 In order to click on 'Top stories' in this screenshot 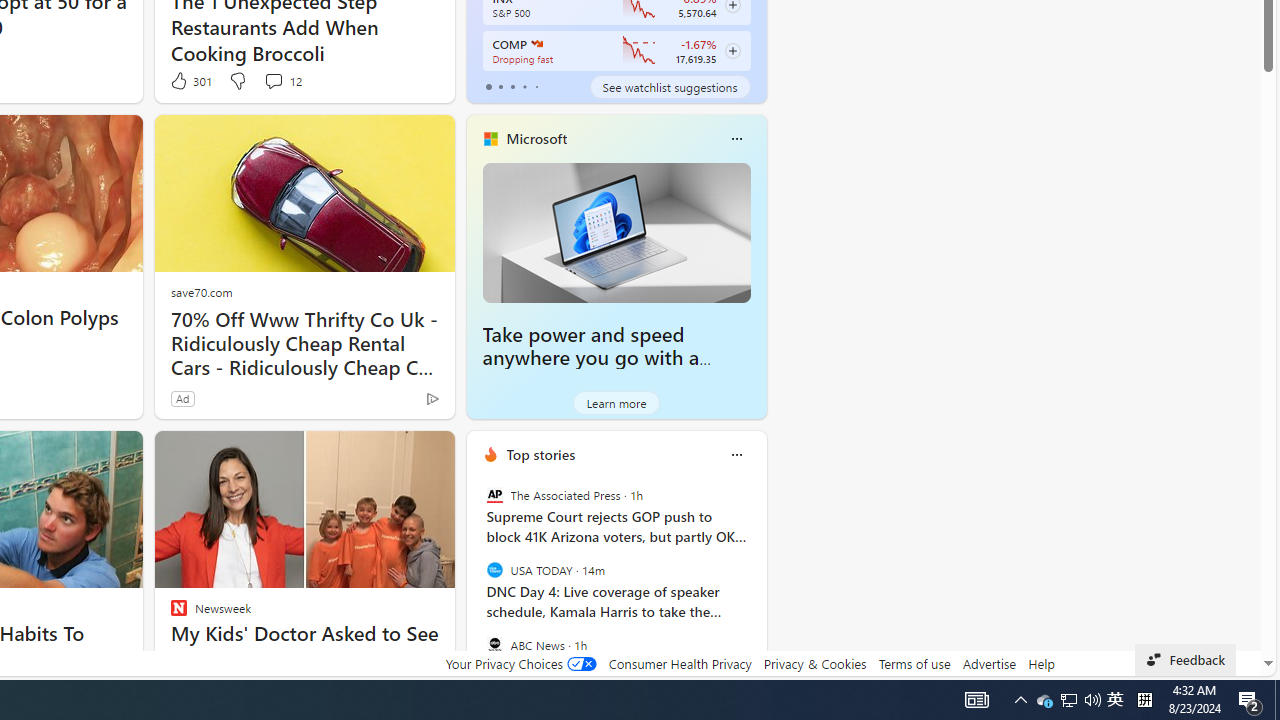, I will do `click(540, 454)`.